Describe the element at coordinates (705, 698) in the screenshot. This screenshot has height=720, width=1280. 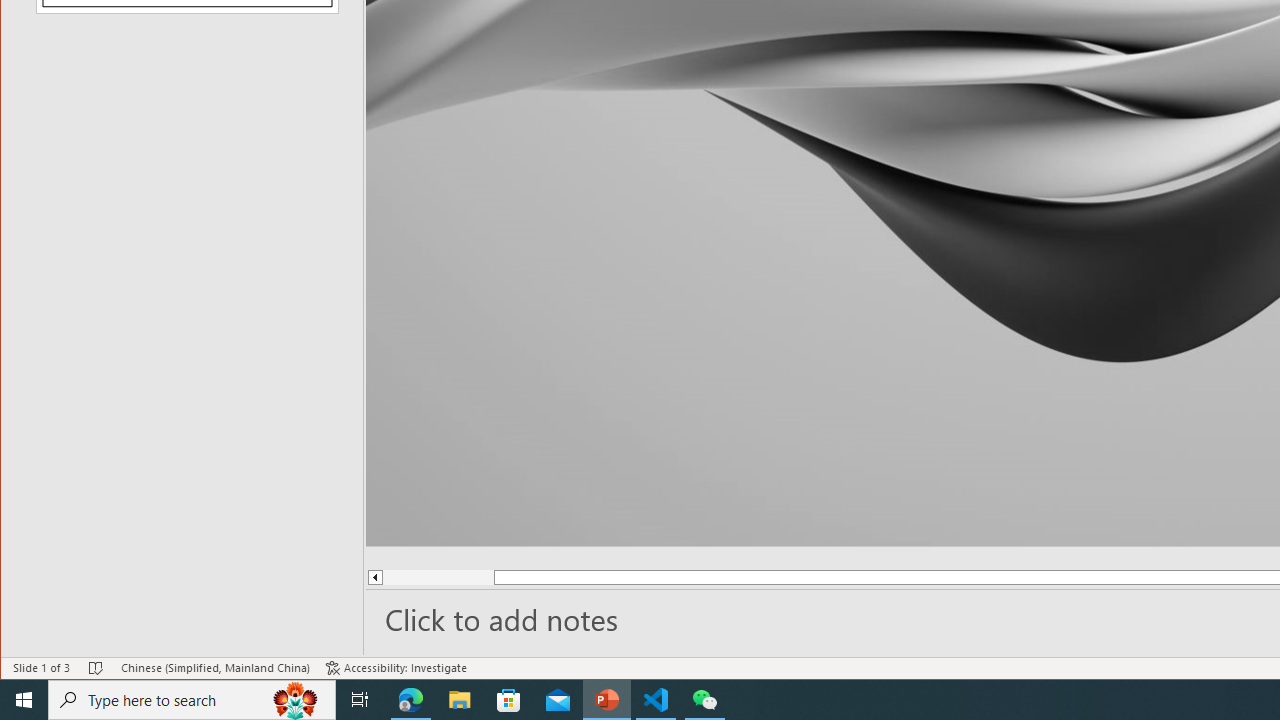
I see `'WeChat - 1 running window'` at that location.